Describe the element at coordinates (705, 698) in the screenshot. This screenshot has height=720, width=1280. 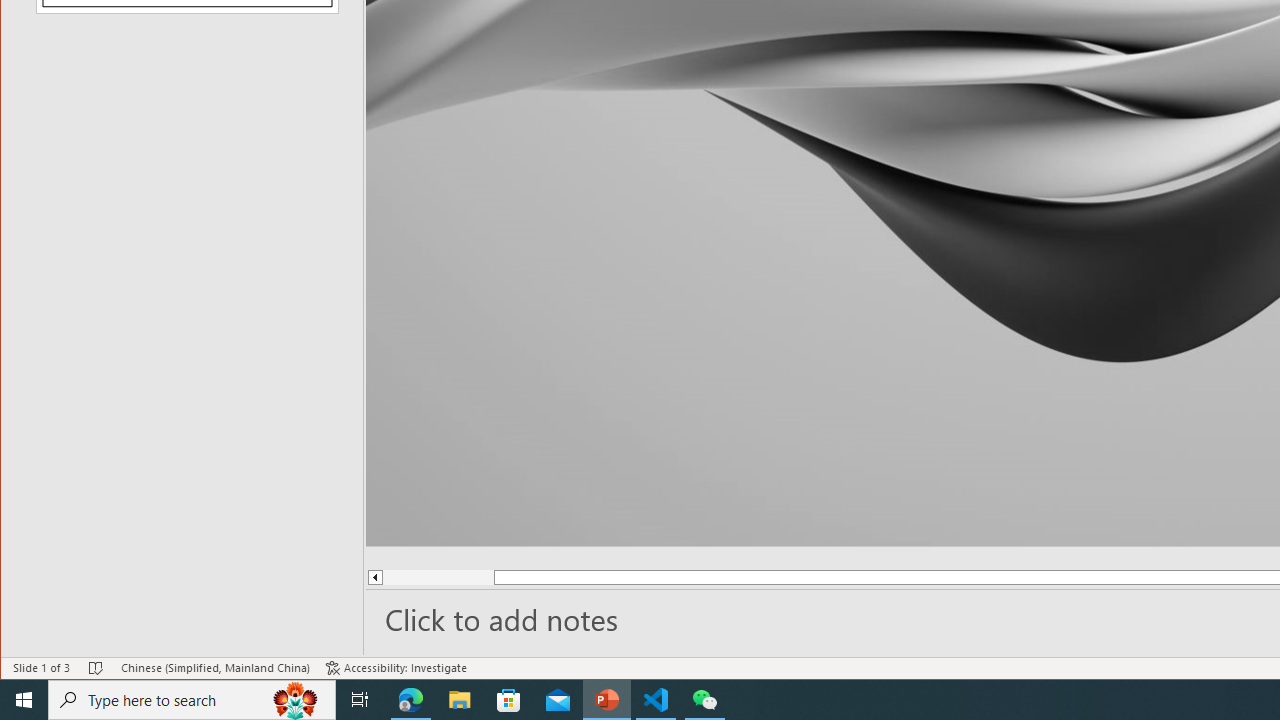
I see `'WeChat - 1 running window'` at that location.